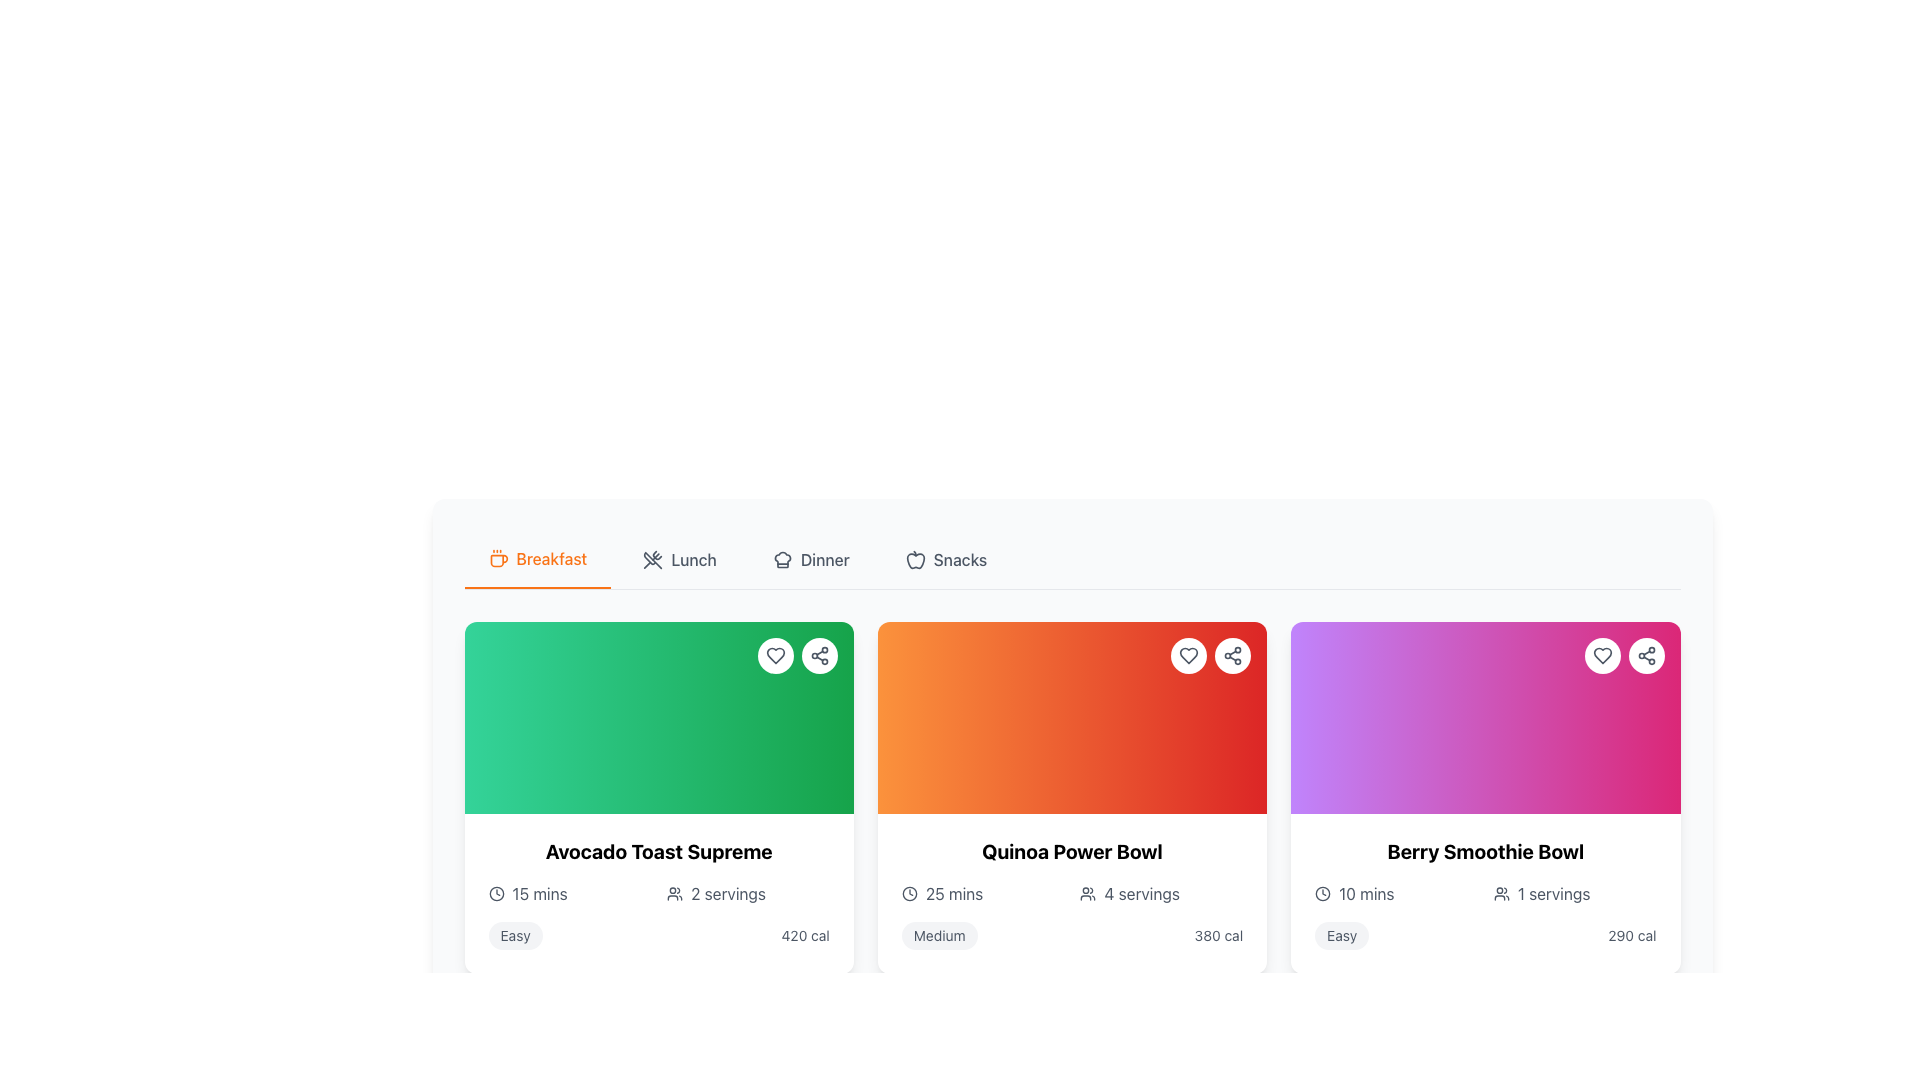  Describe the element at coordinates (496, 893) in the screenshot. I see `the small, circular clock icon located to the left of the '15 mins' text in the green card titled 'Avocado Toast Supreme.'` at that location.